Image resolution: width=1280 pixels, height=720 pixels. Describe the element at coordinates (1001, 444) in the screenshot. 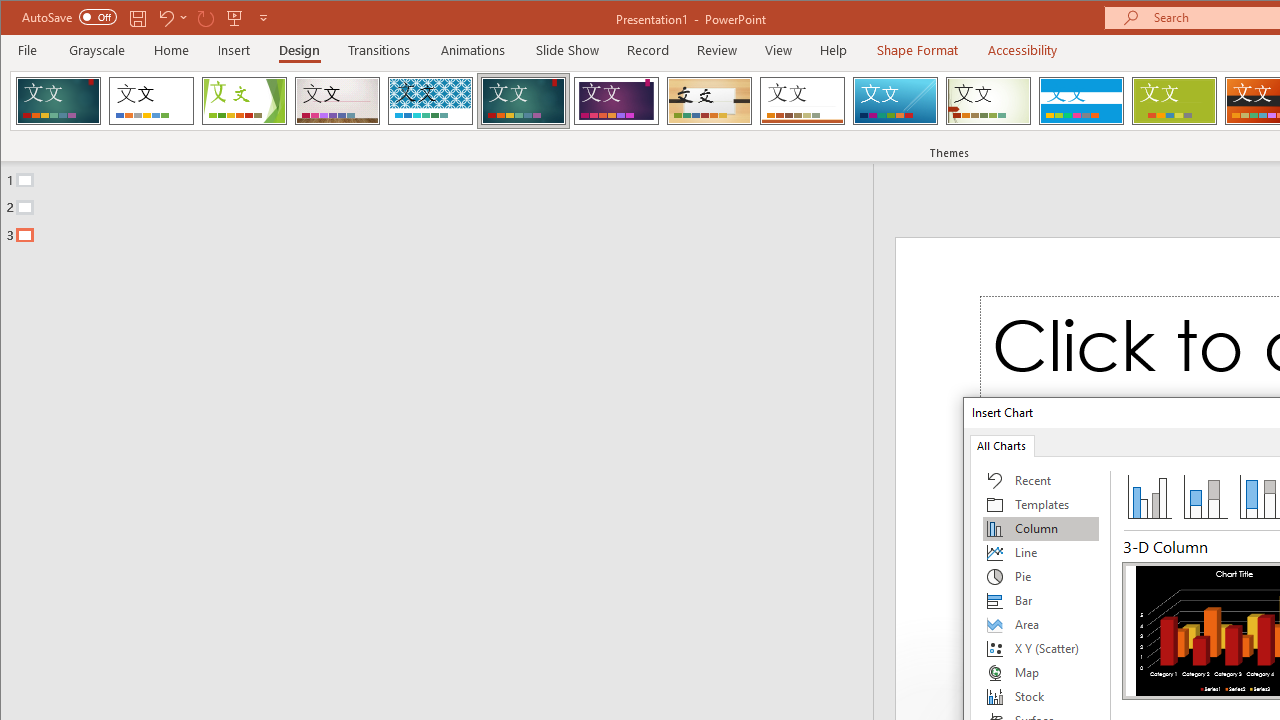

I see `'All Charts'` at that location.